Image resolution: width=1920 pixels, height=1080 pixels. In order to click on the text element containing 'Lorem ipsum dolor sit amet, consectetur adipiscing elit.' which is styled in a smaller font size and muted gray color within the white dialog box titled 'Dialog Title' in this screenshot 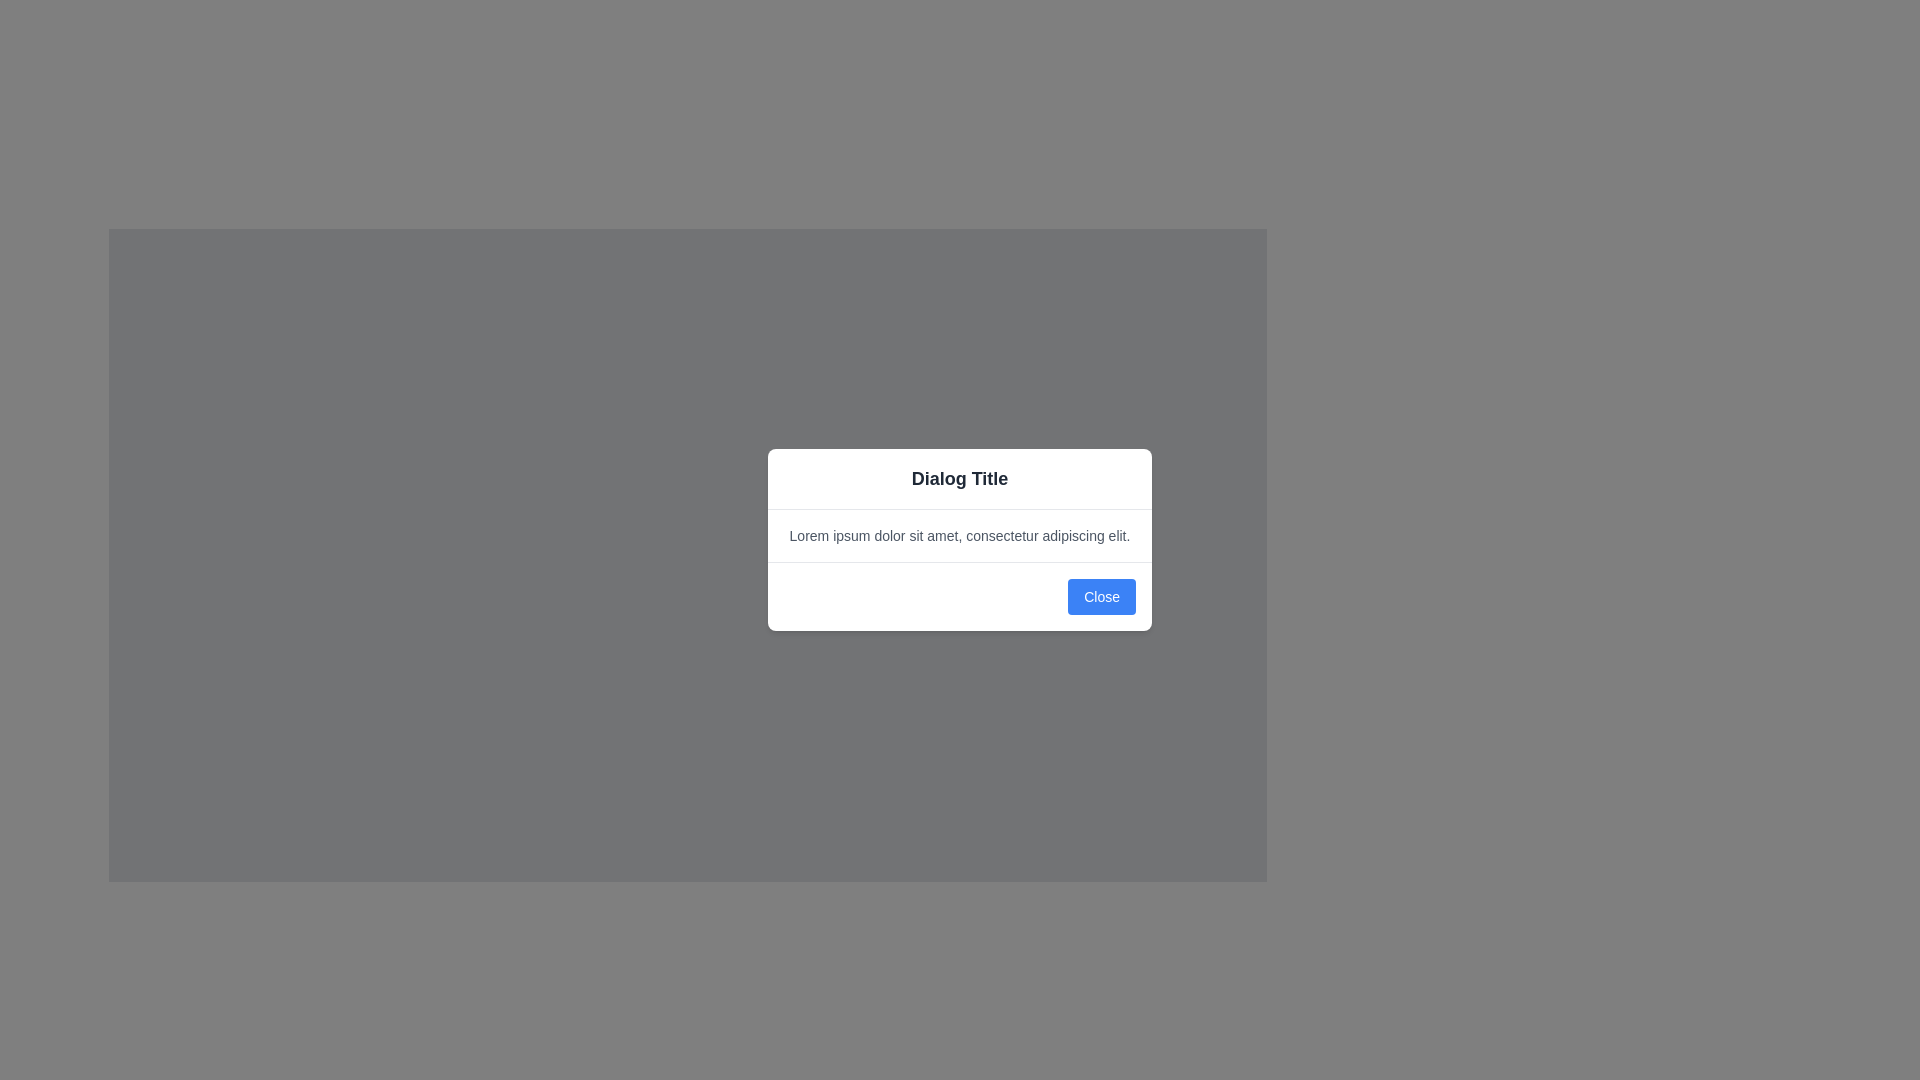, I will do `click(960, 535)`.